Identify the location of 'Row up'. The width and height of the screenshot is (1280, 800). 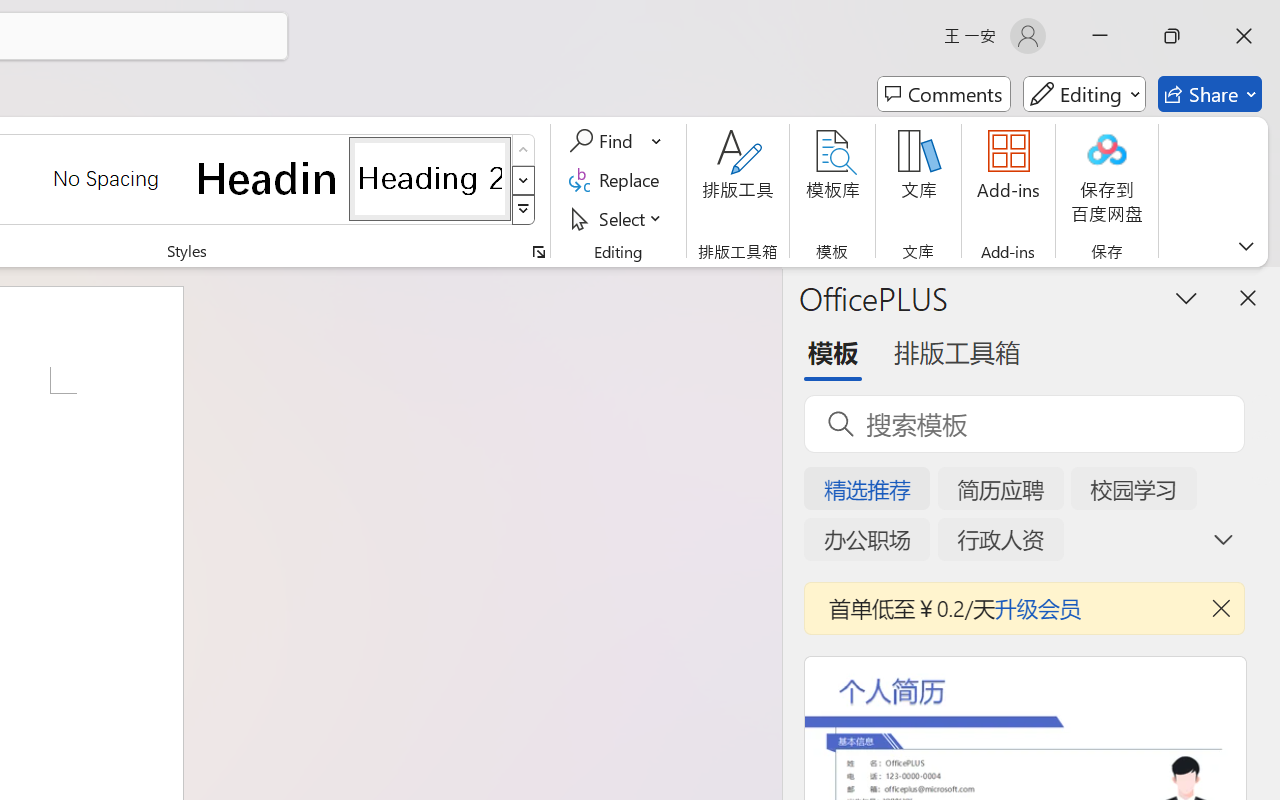
(523, 150).